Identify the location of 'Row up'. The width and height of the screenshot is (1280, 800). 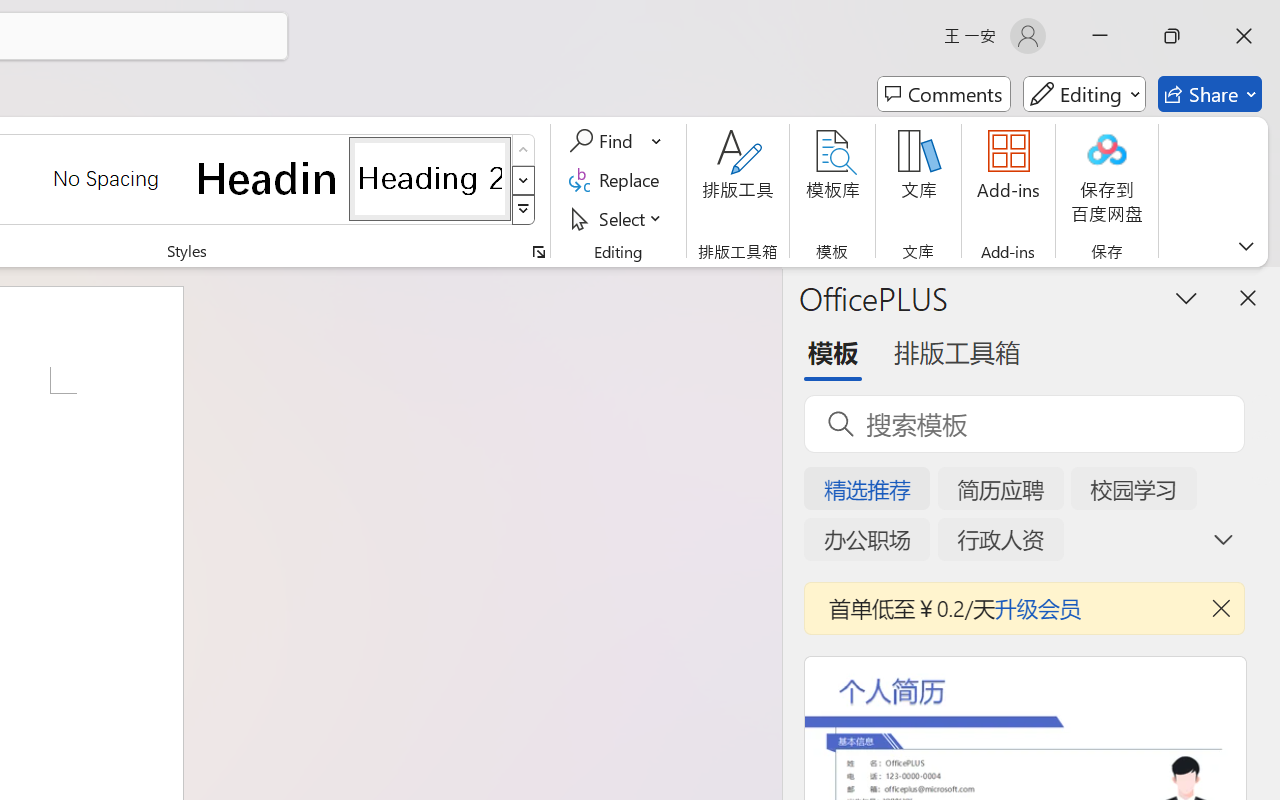
(523, 150).